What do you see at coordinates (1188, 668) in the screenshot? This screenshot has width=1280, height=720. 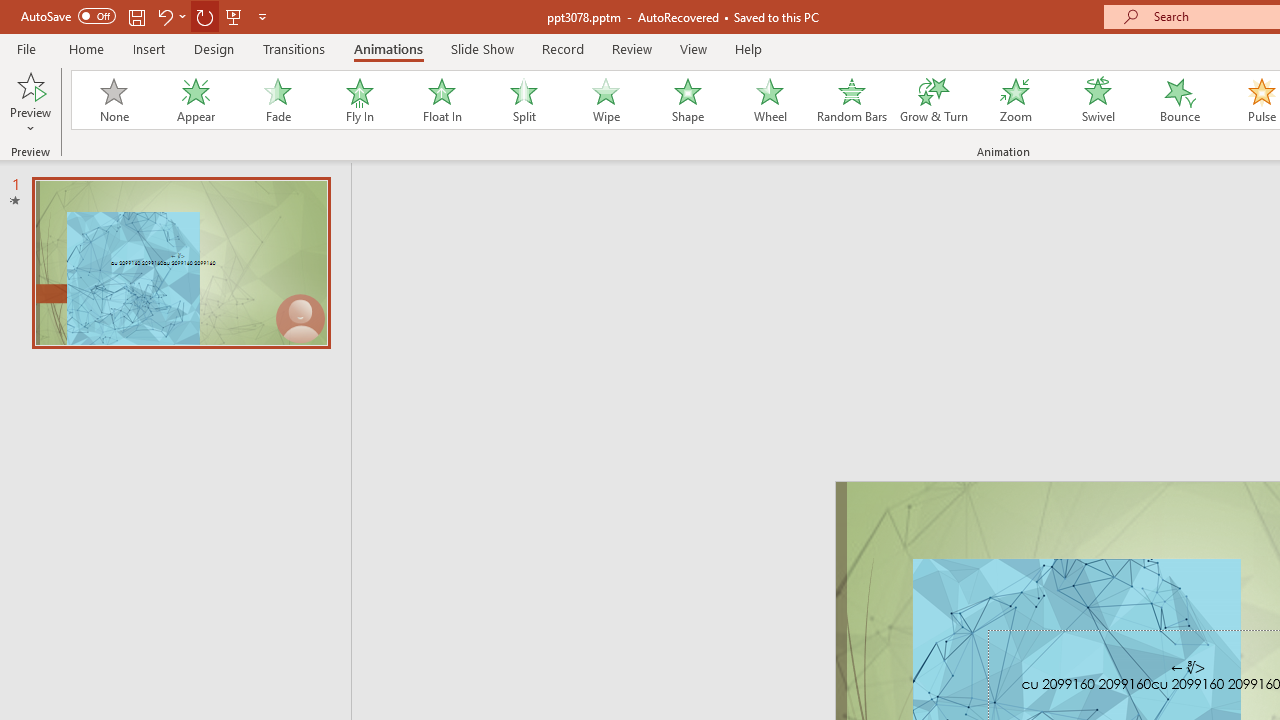 I see `'TextBox 7'` at bounding box center [1188, 668].